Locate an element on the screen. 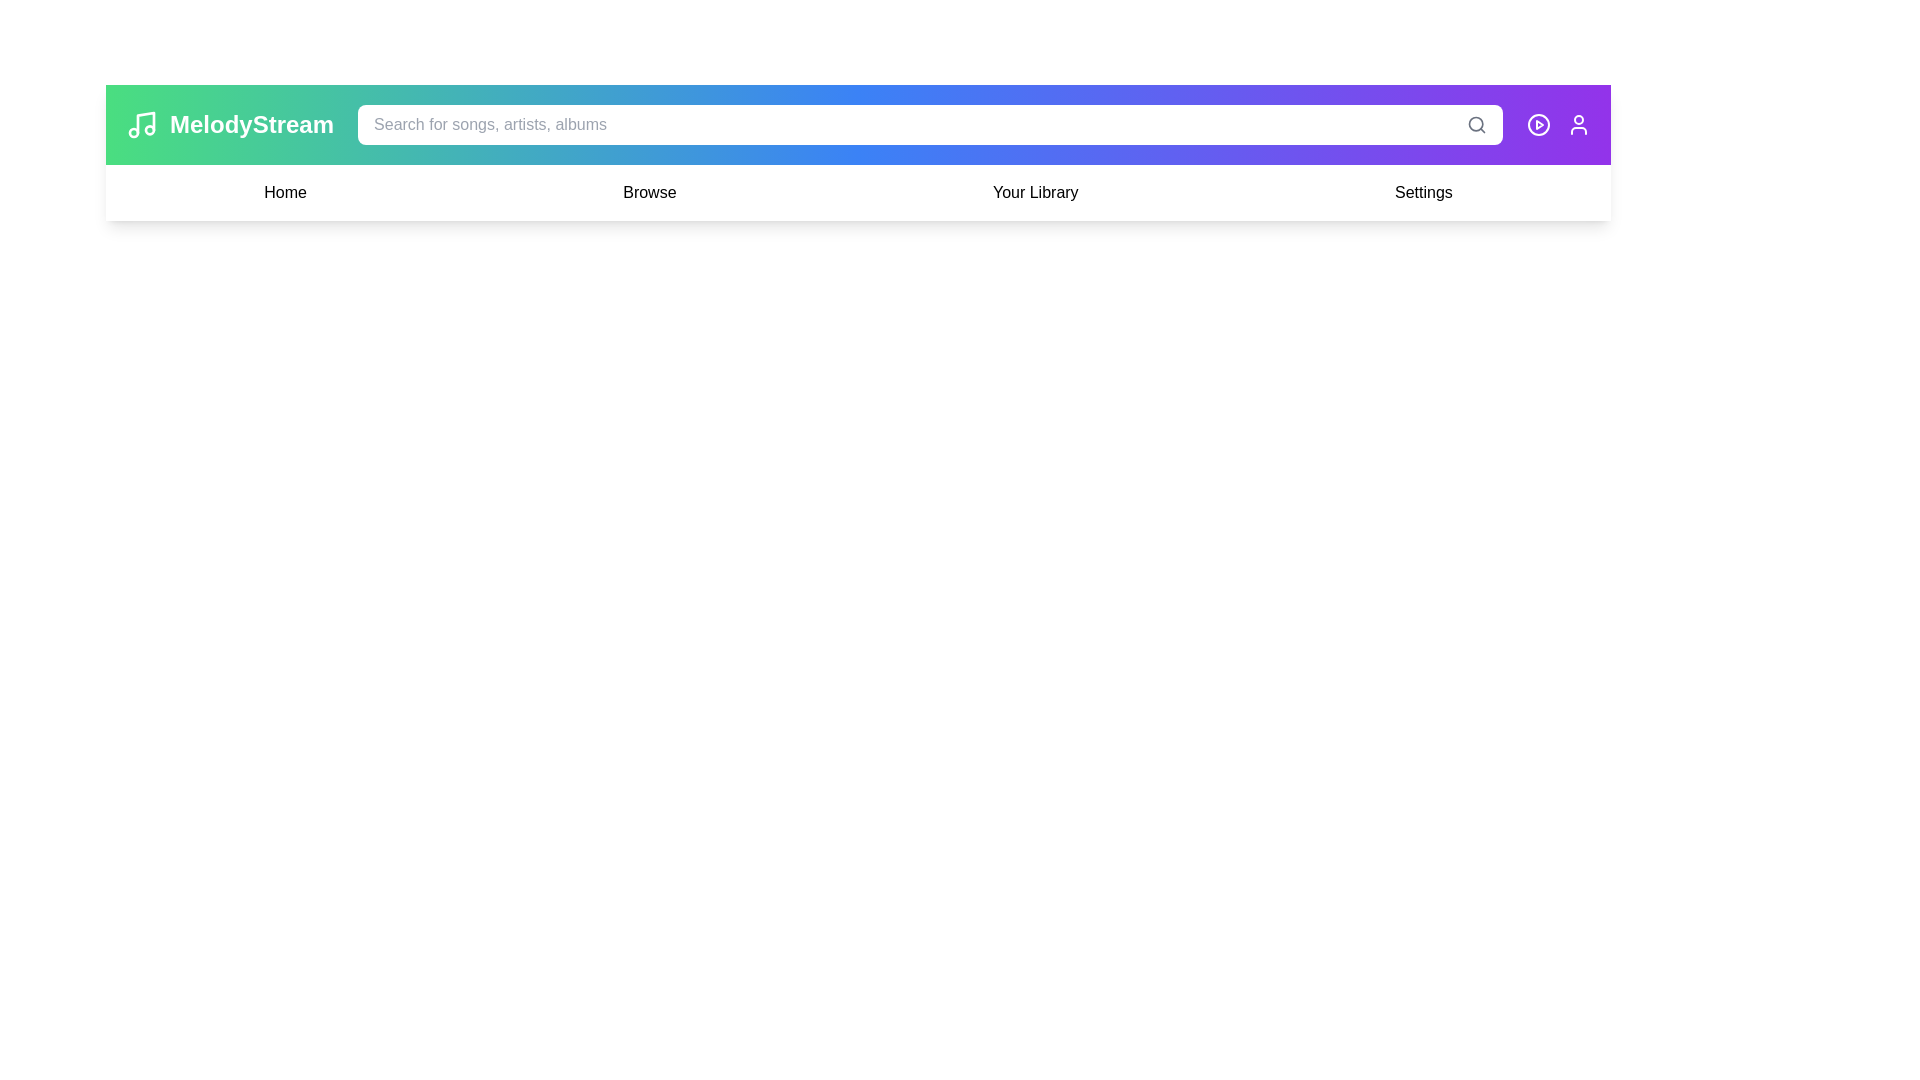 The height and width of the screenshot is (1080, 1920). the Browse text label to navigate or trigger the associated action is located at coordinates (649, 192).